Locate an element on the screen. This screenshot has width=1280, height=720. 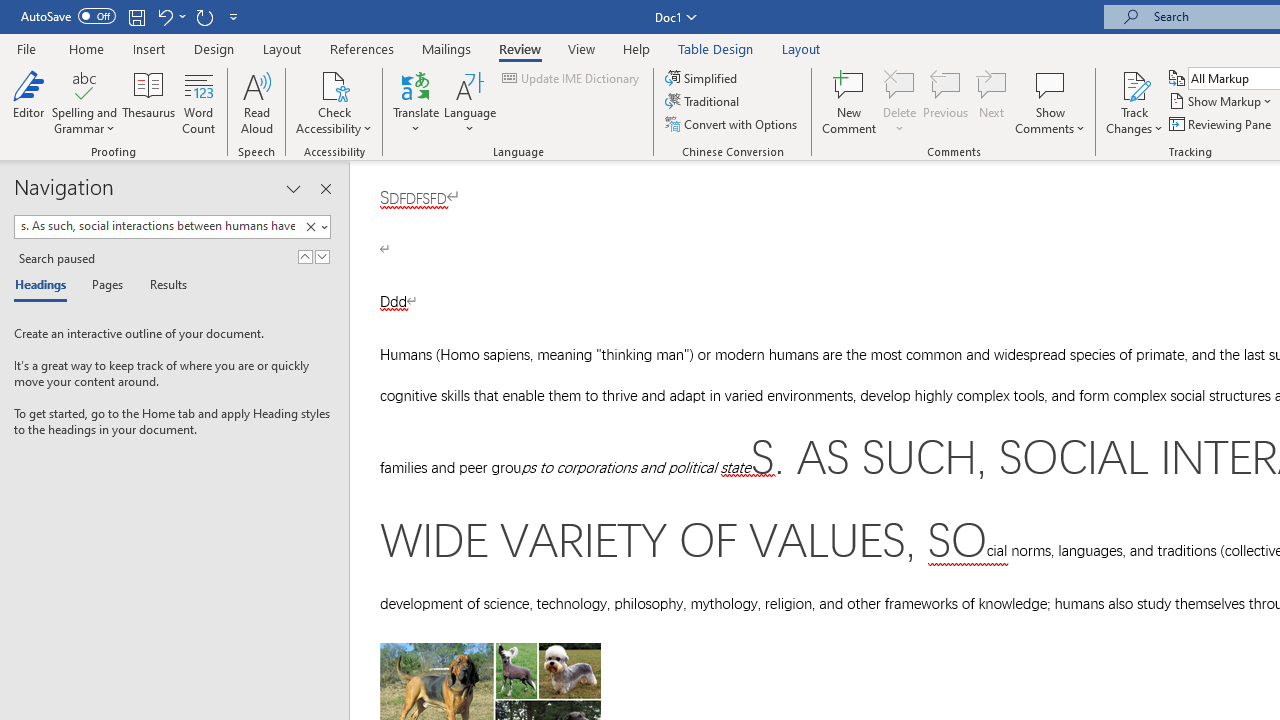
'Clear' is located at coordinates (310, 226).